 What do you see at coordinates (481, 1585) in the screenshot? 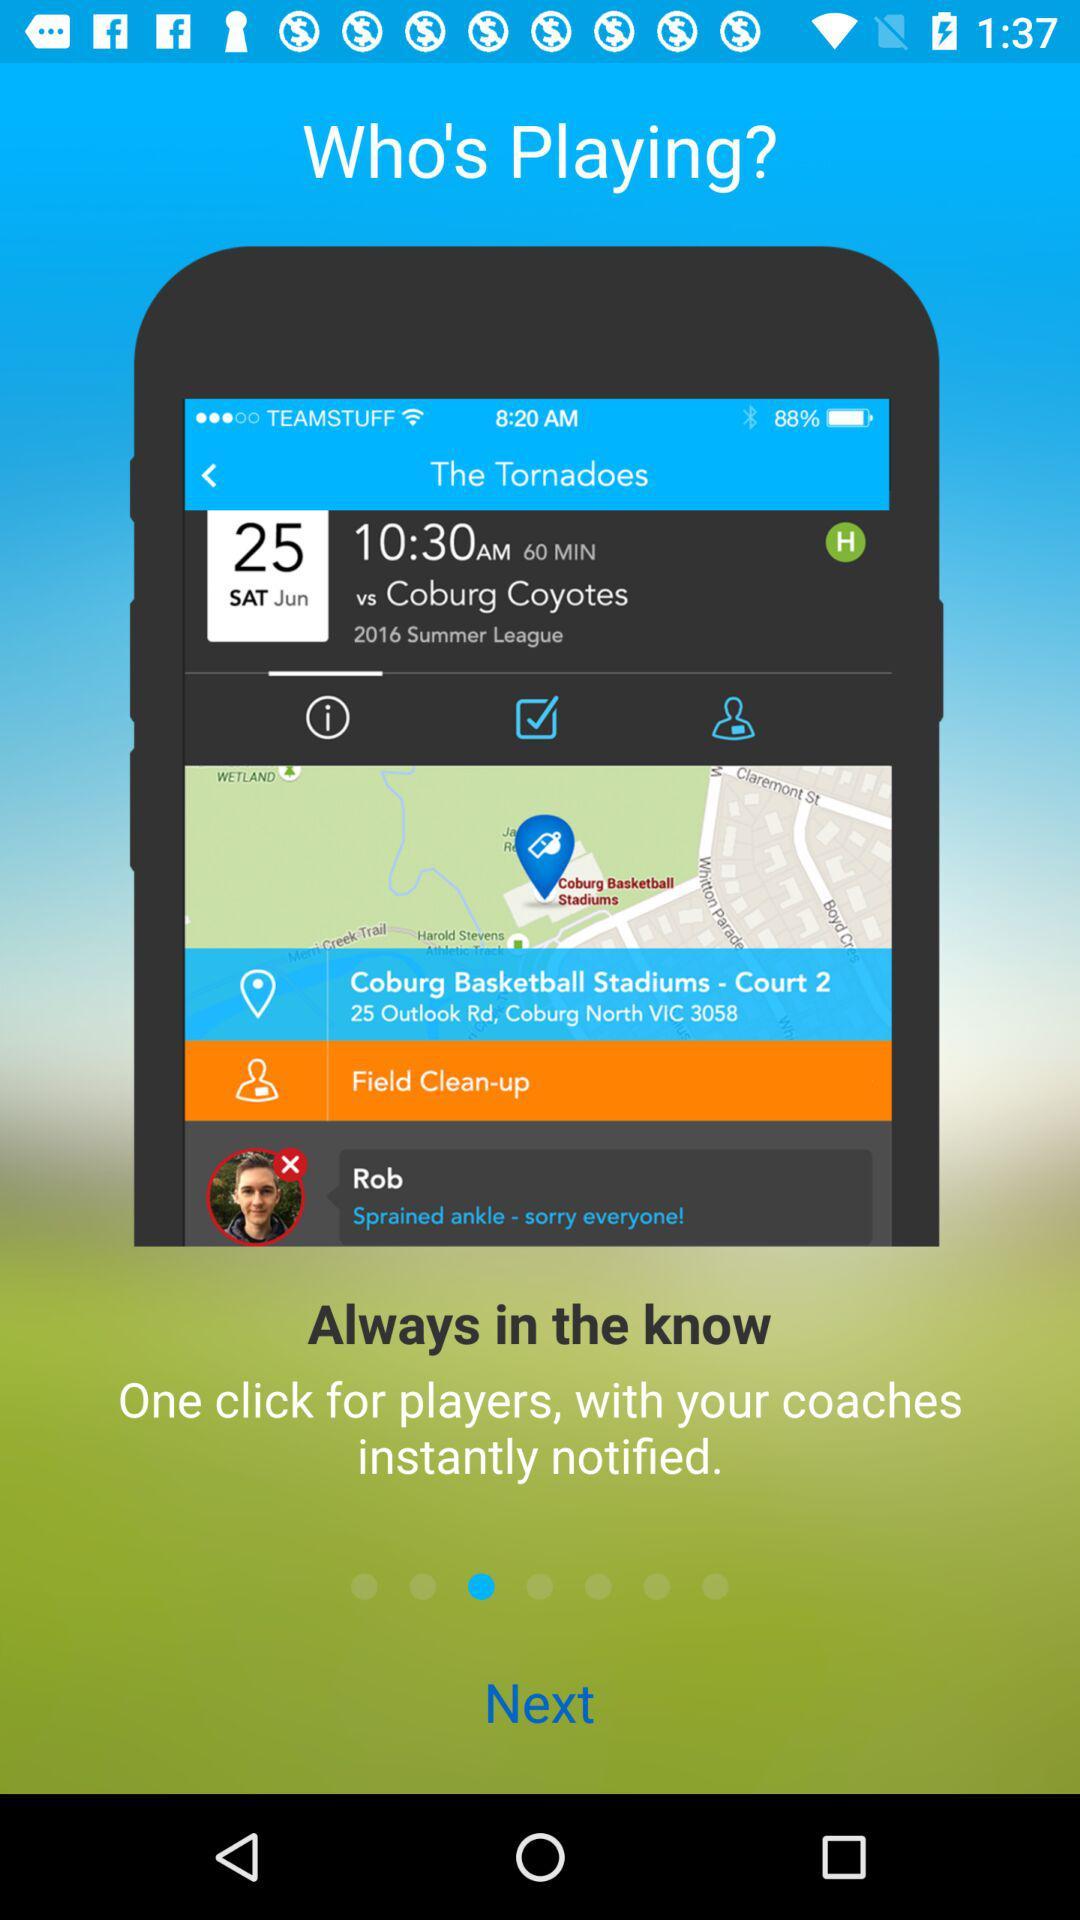
I see `next page` at bounding box center [481, 1585].